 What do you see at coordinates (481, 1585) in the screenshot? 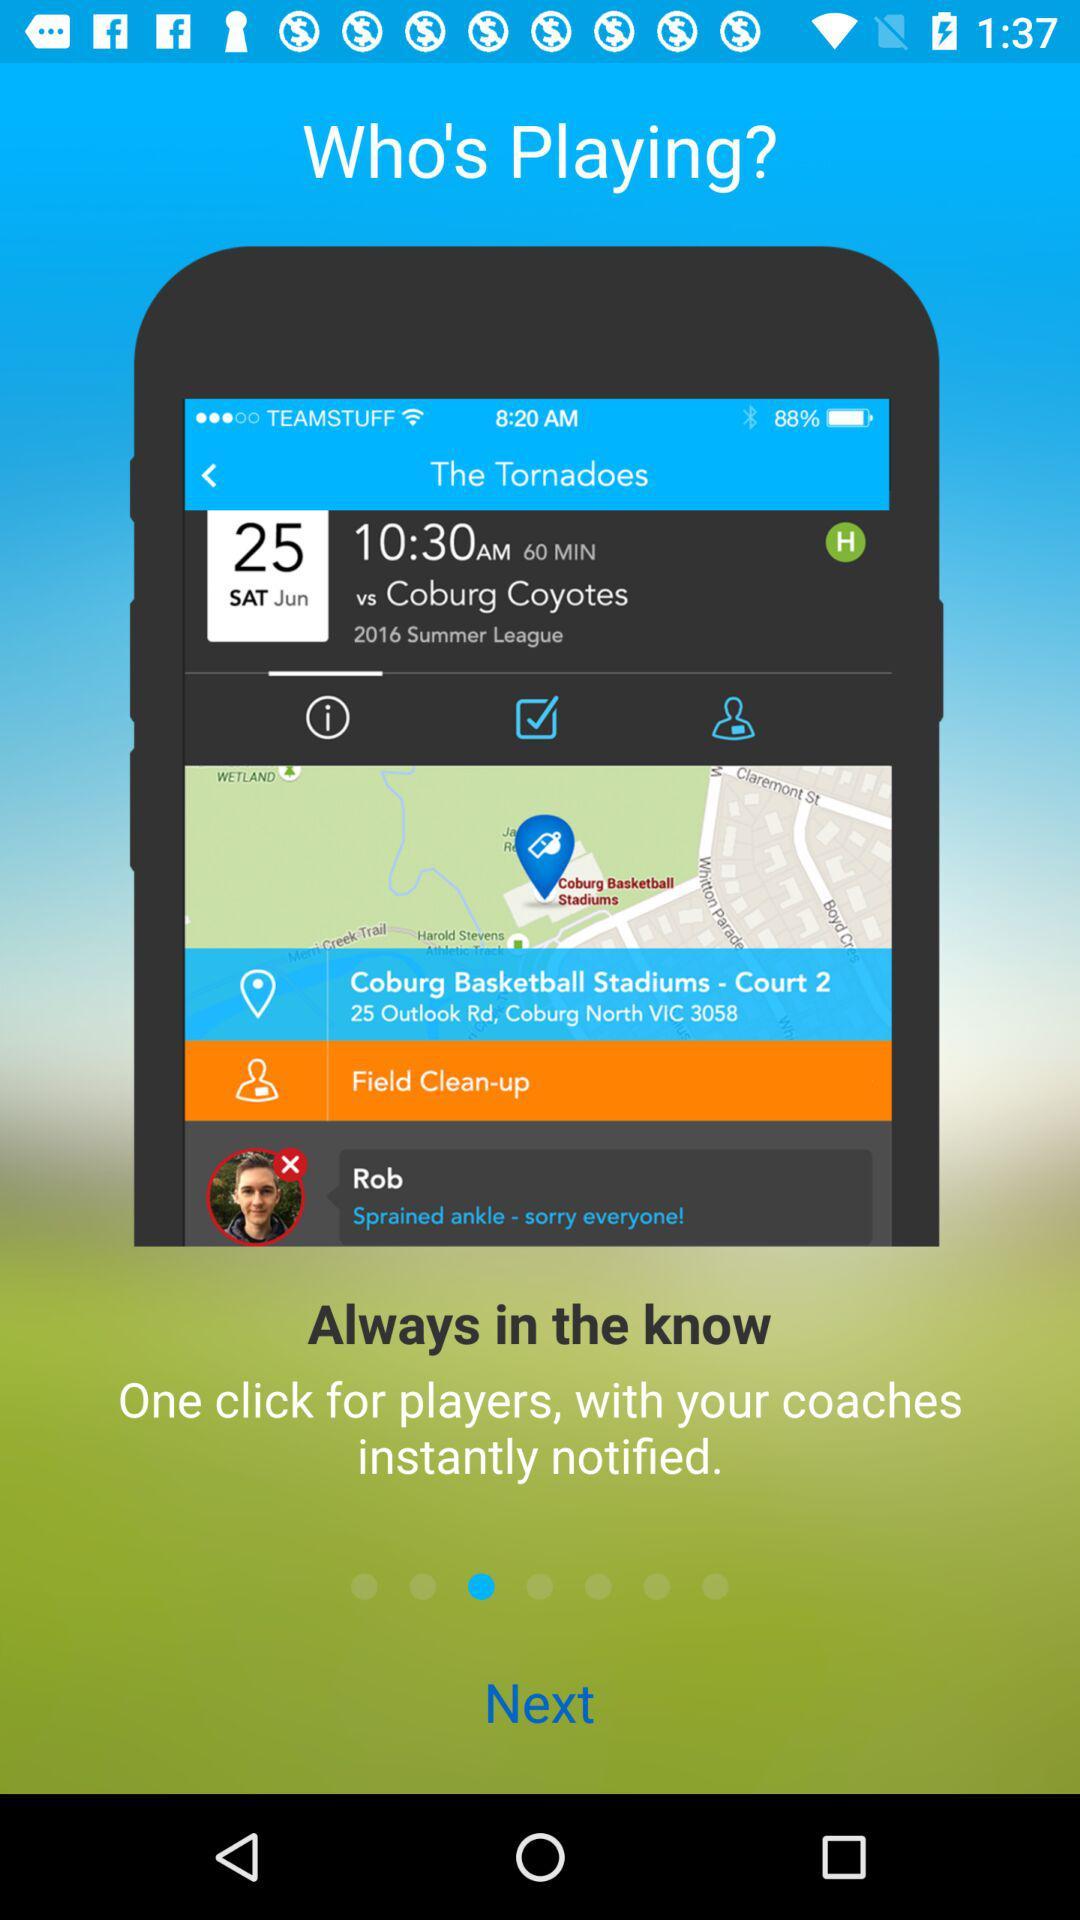
I see `next page` at bounding box center [481, 1585].